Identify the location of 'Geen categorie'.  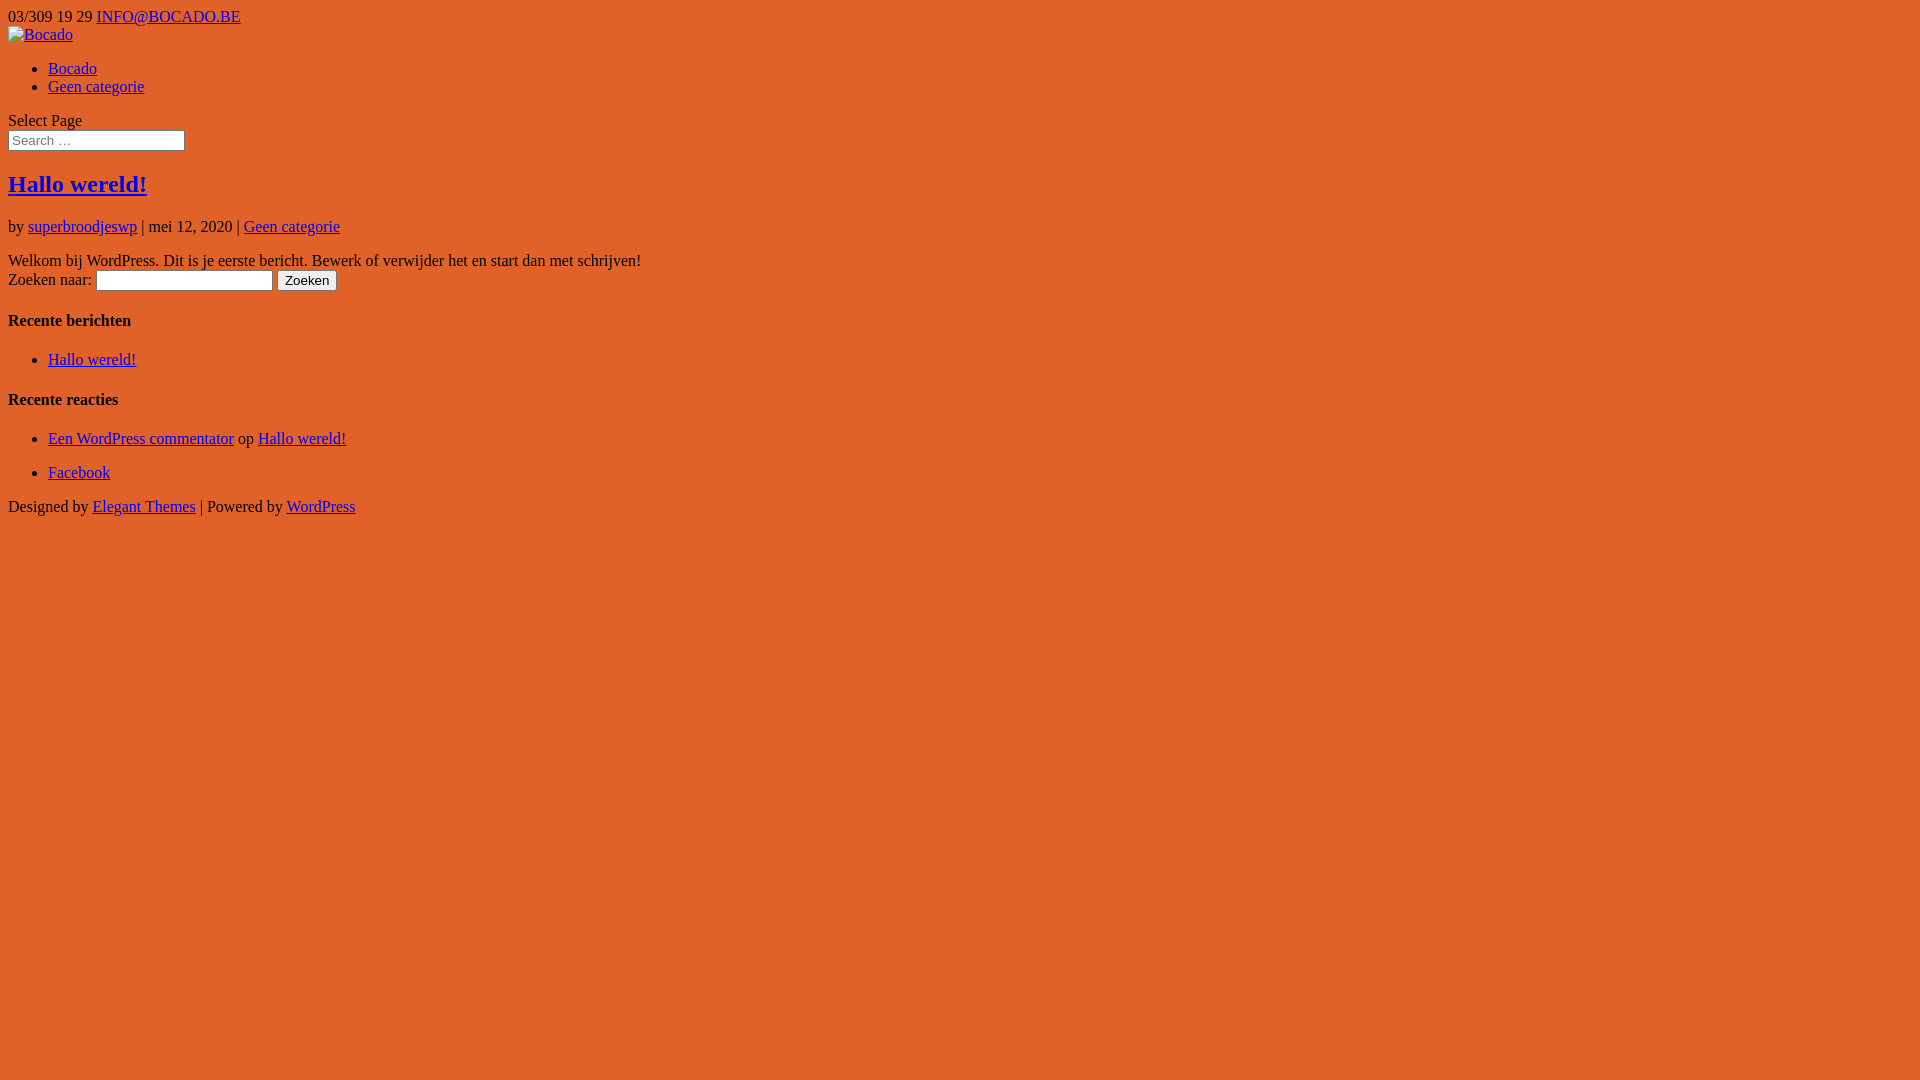
(243, 225).